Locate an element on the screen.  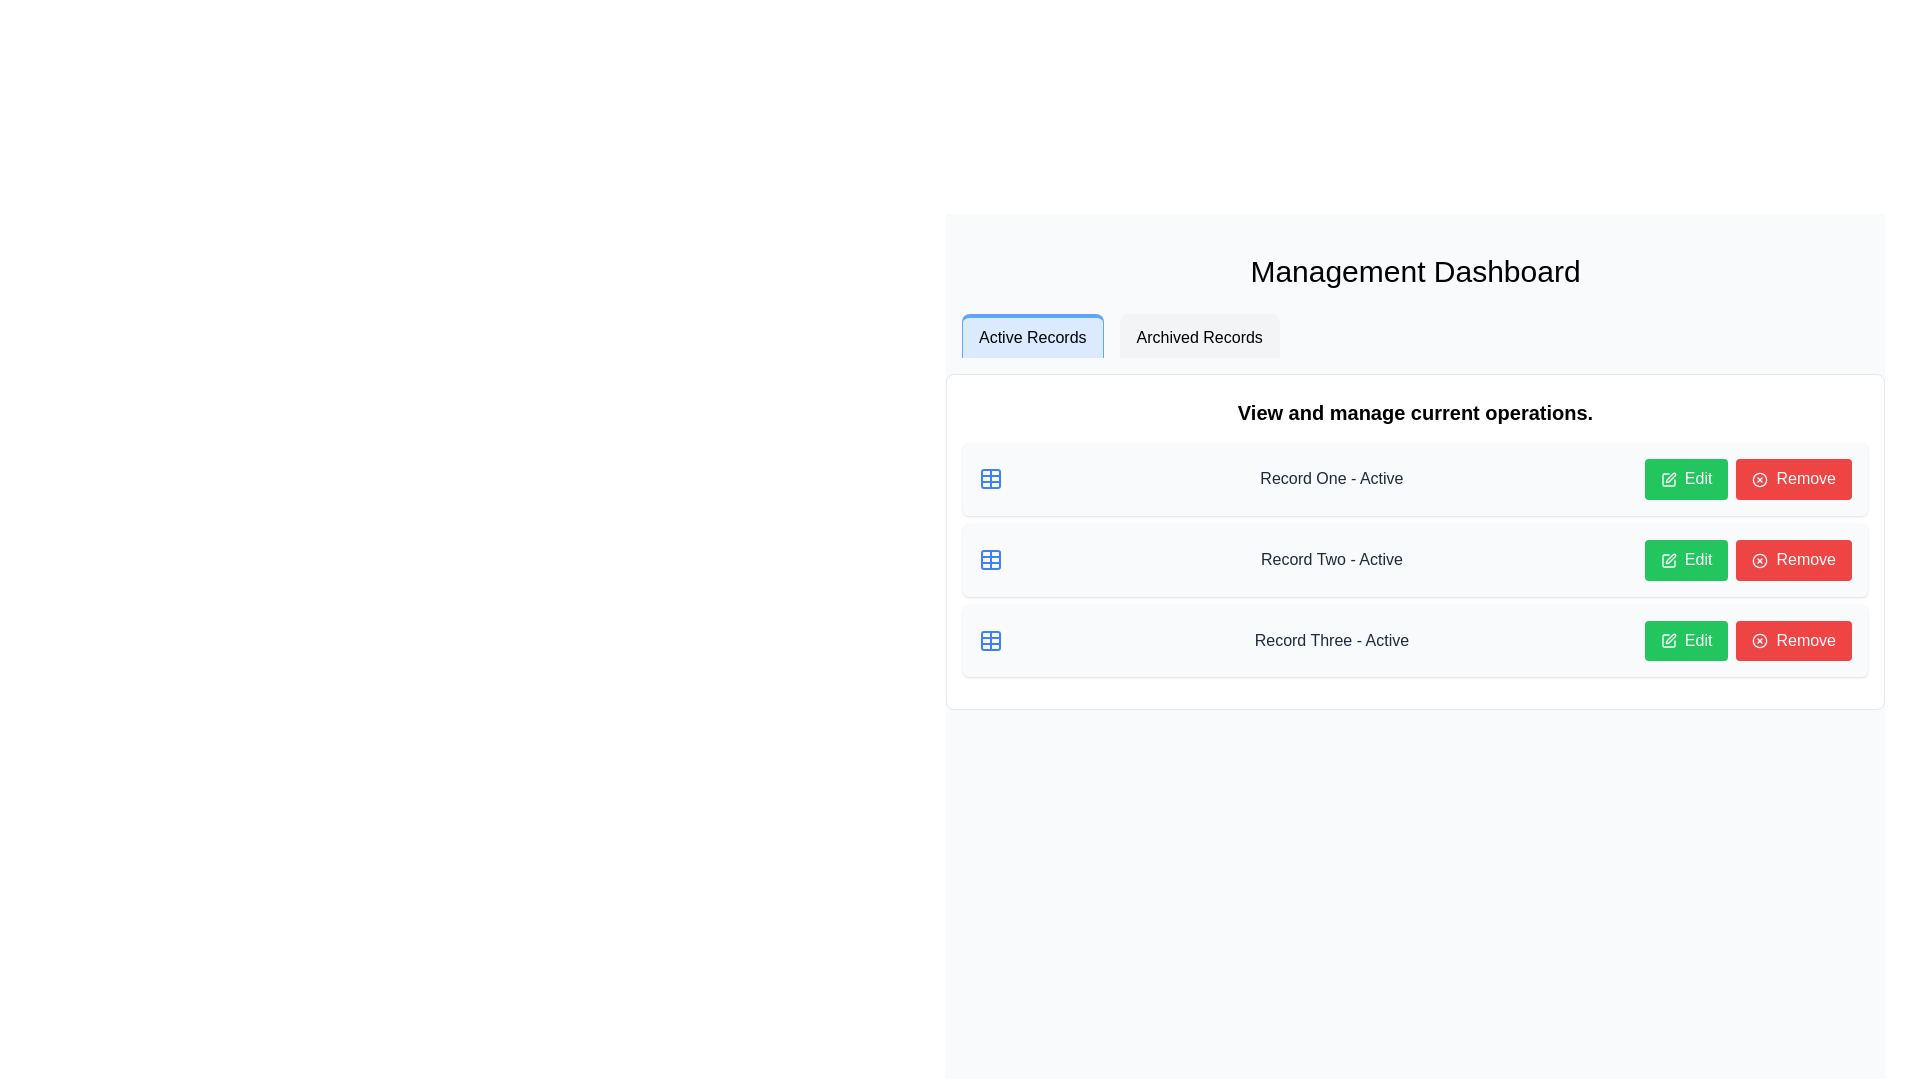
the Navigation Tab for Active Records is located at coordinates (1032, 334).